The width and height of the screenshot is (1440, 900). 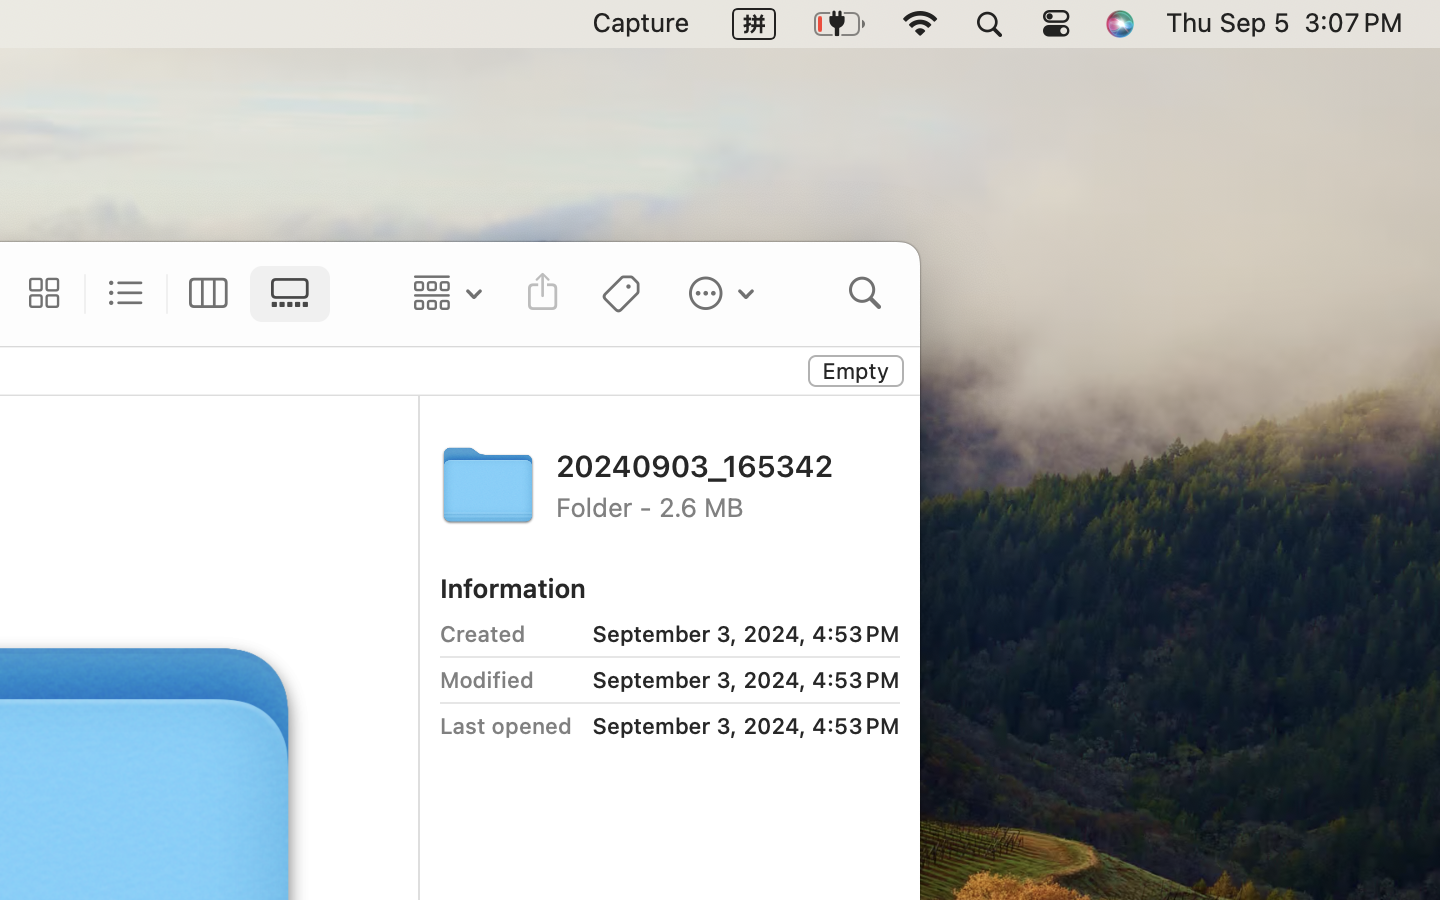 What do you see at coordinates (481, 633) in the screenshot?
I see `'Created'` at bounding box center [481, 633].